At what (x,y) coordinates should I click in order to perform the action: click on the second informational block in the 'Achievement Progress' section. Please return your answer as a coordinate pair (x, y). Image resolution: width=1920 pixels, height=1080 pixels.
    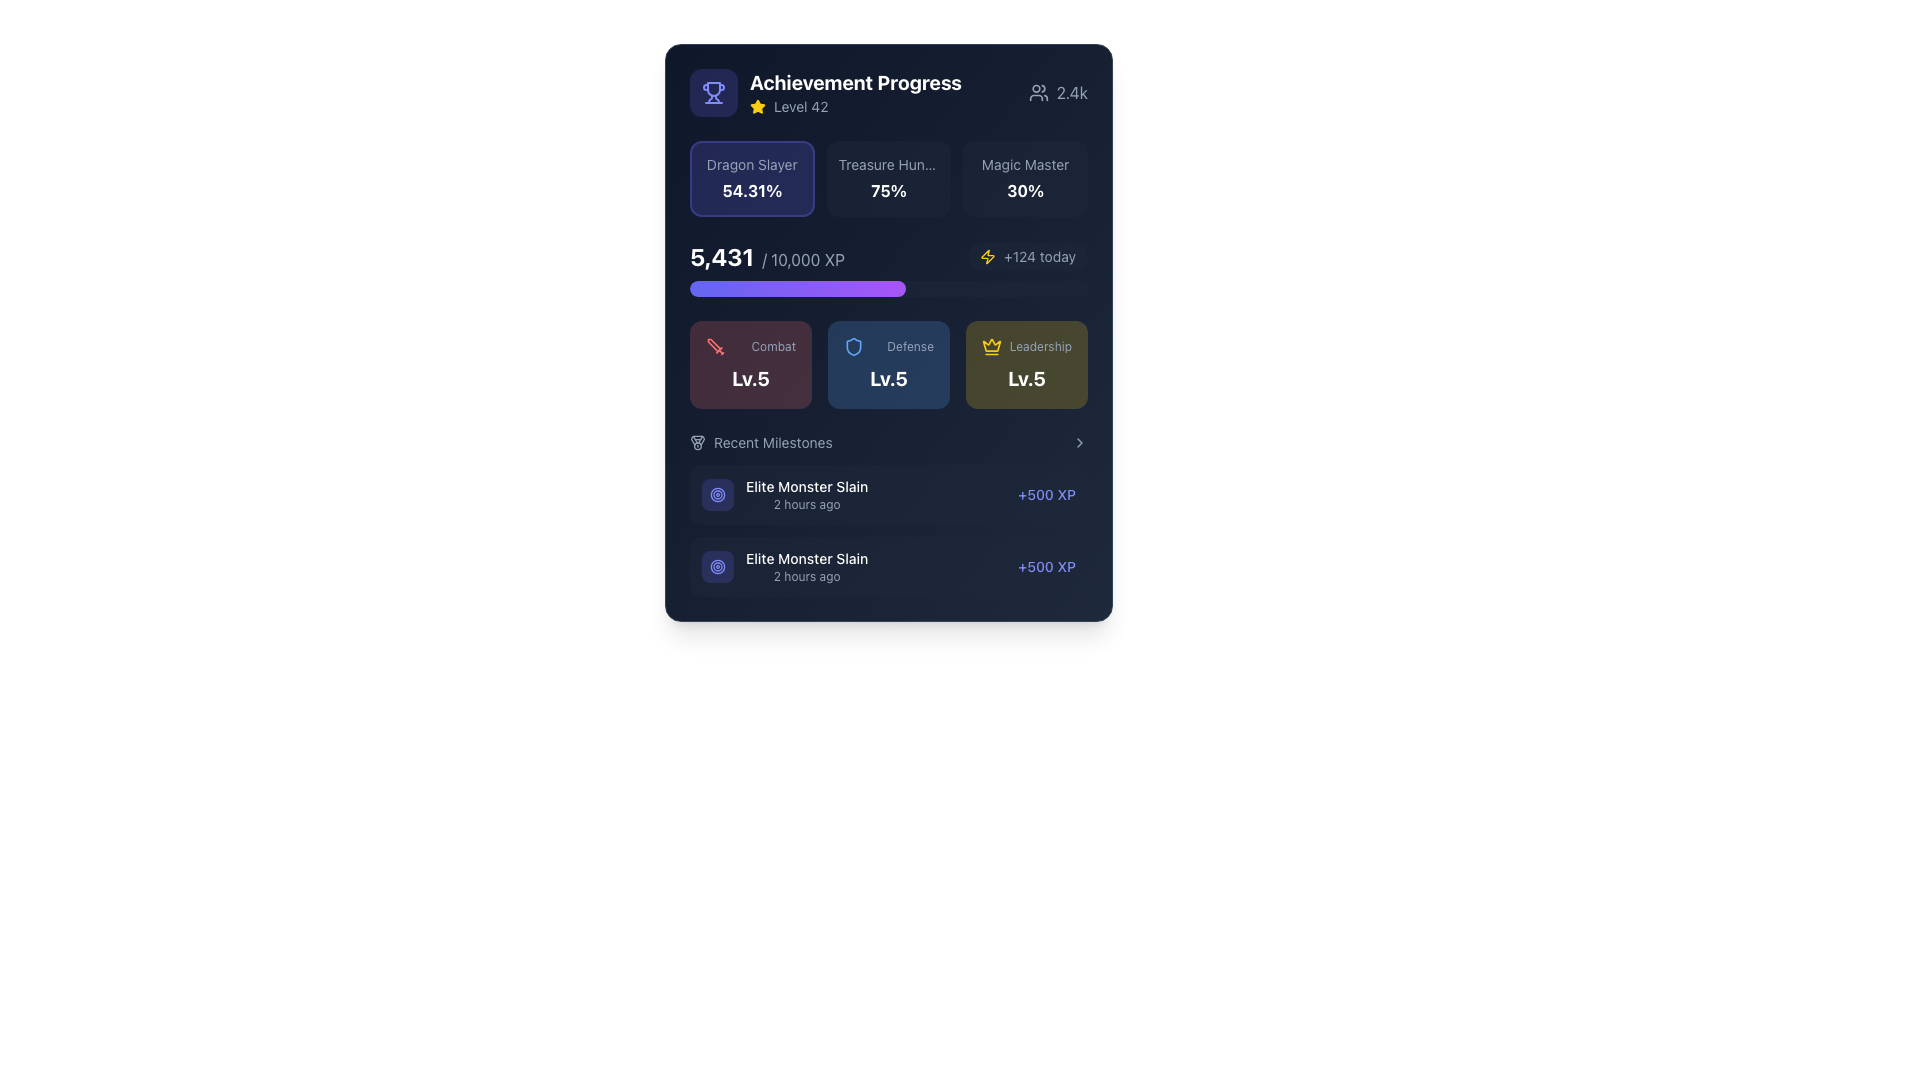
    Looking at the image, I should click on (887, 177).